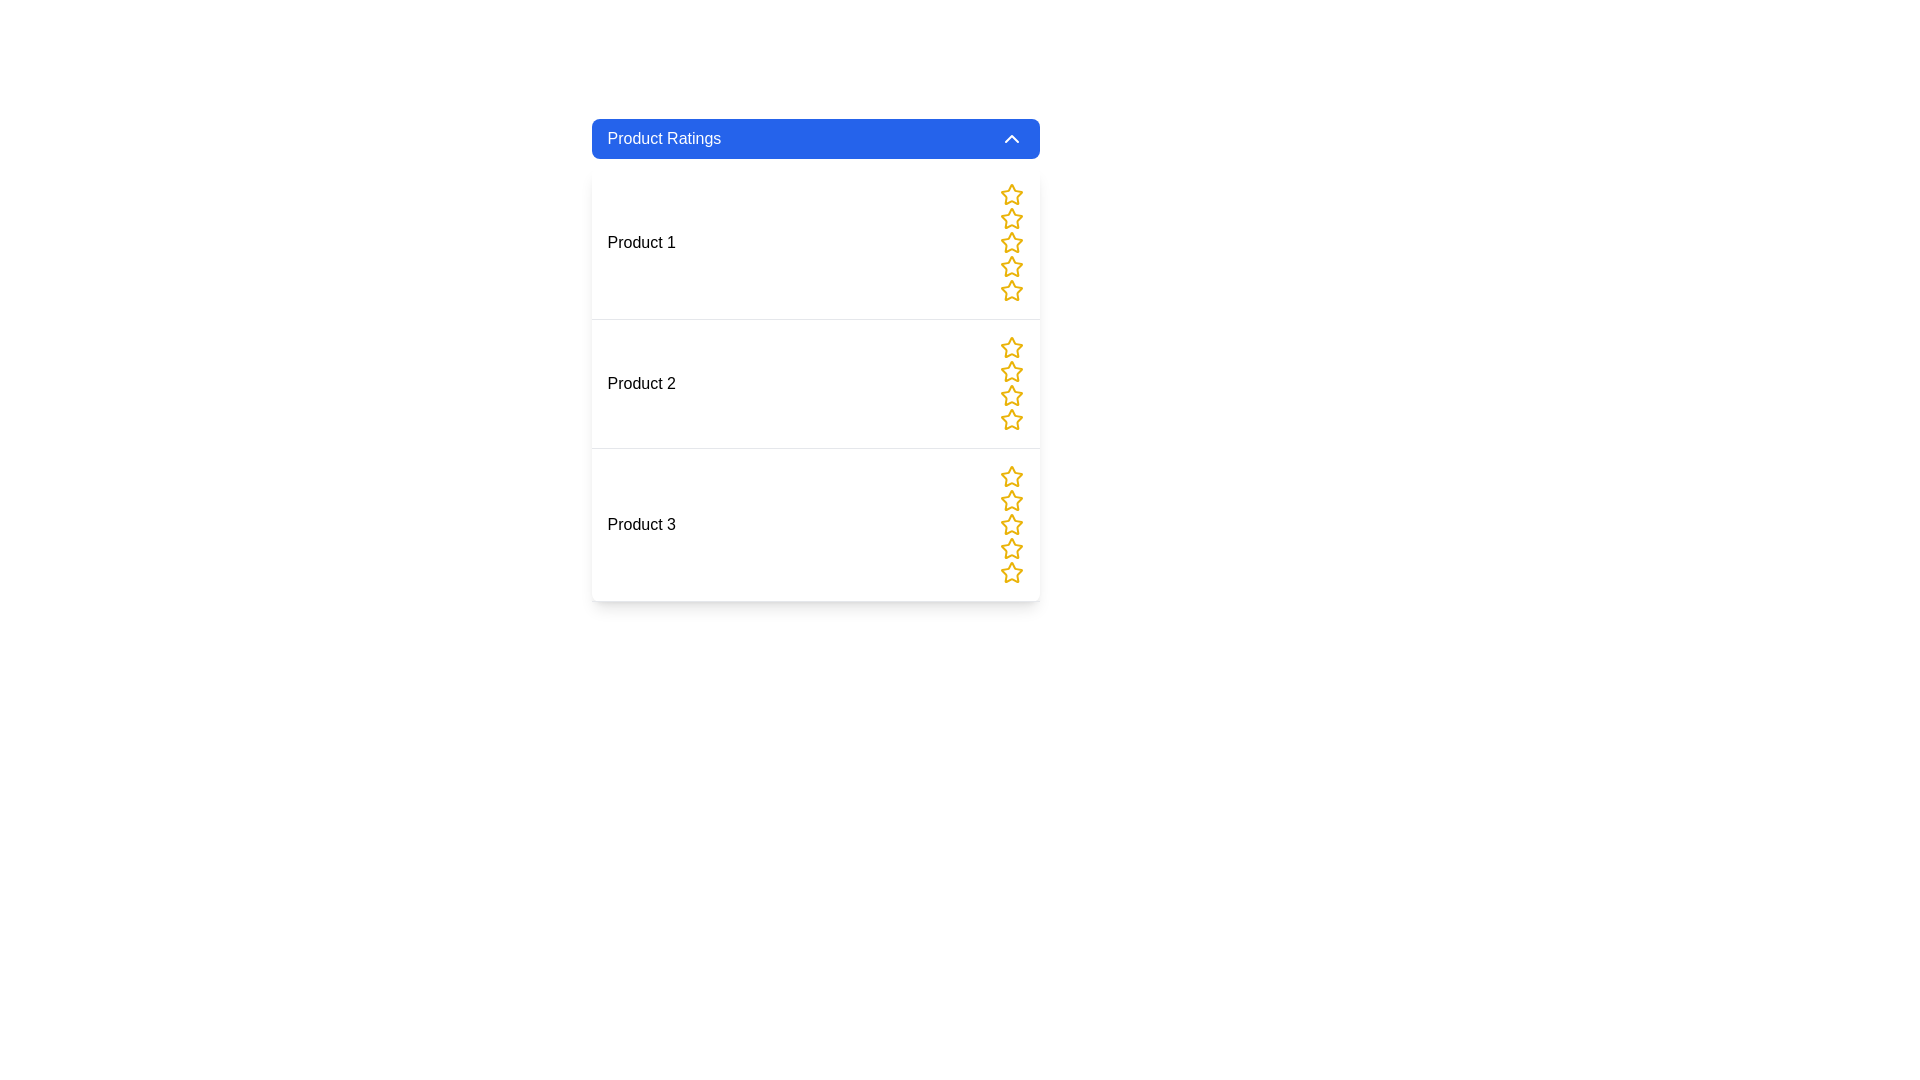 Image resolution: width=1920 pixels, height=1080 pixels. What do you see at coordinates (641, 242) in the screenshot?
I see `the Static Text Label displaying 'Product 1', which is styled in medium weight black text on a white background, located at the top left section of the interface` at bounding box center [641, 242].